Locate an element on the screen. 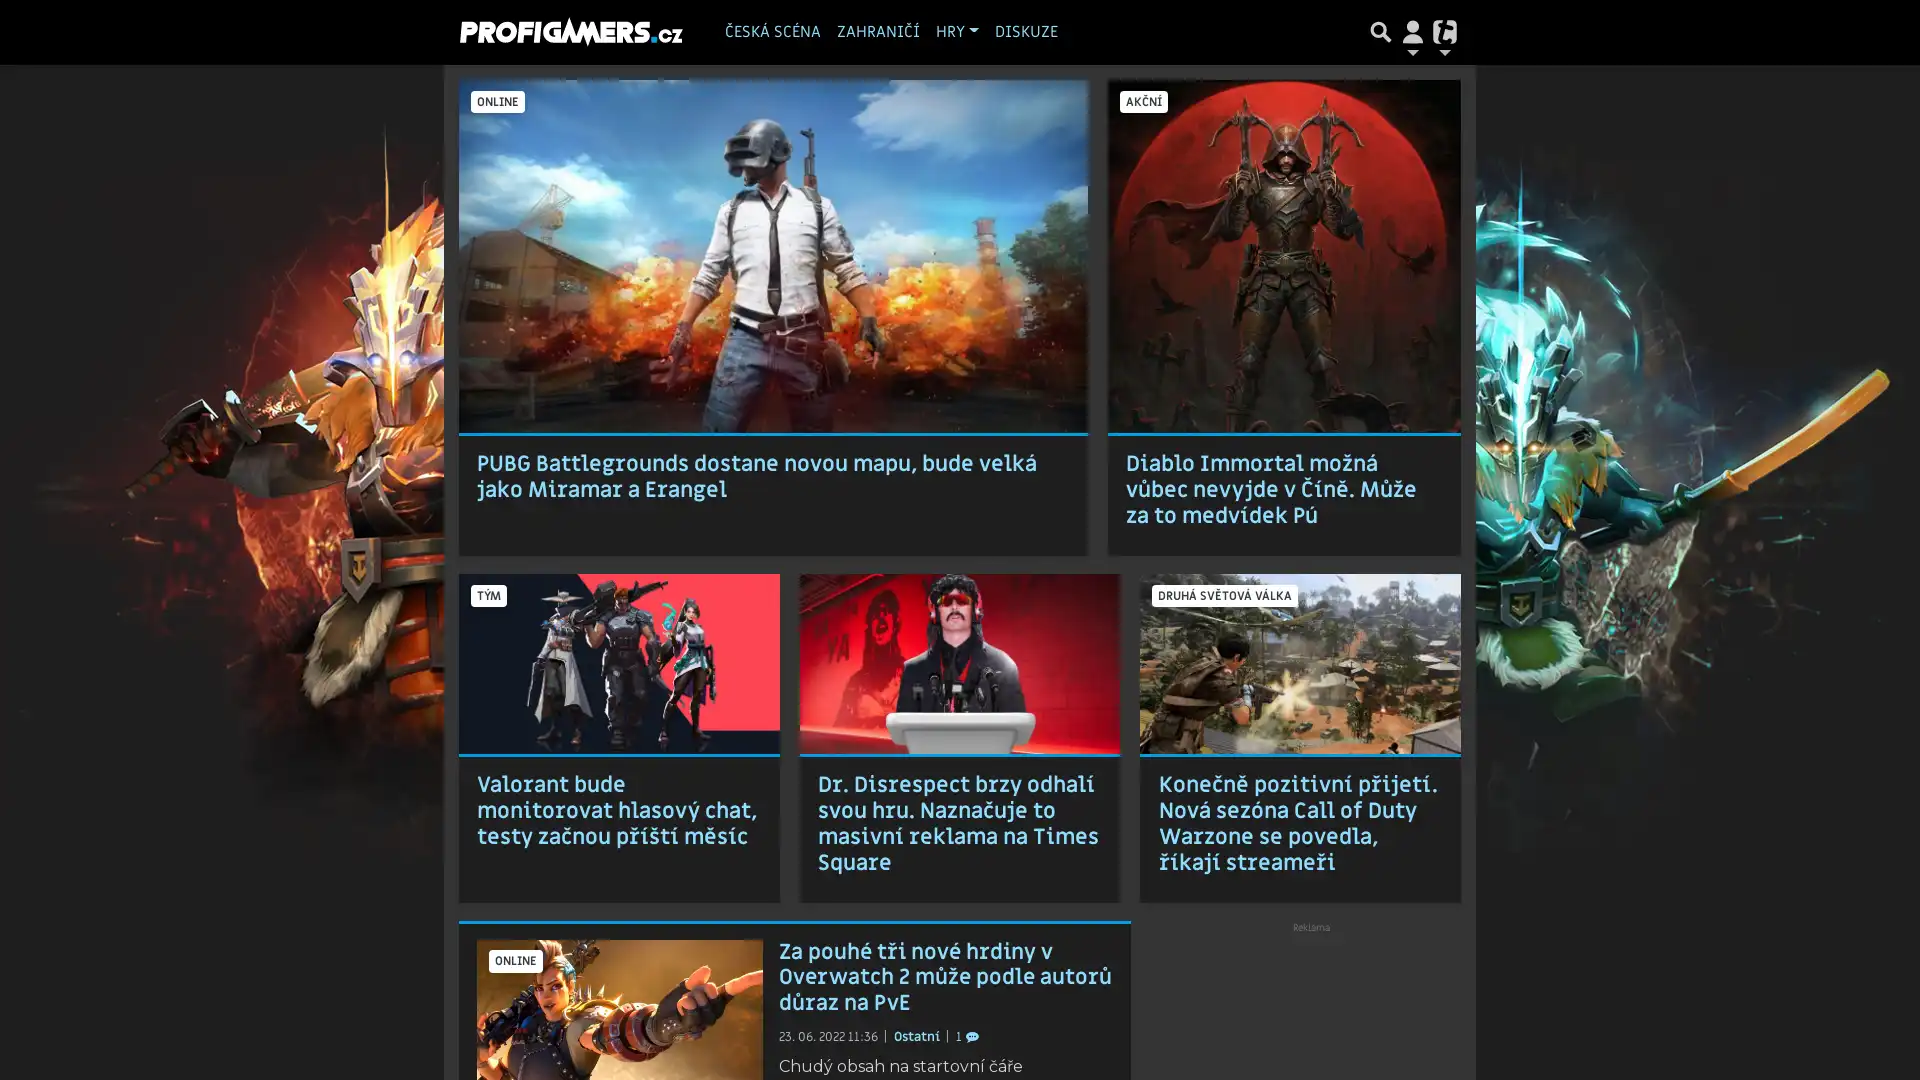  Prepnout navigaci is located at coordinates (1411, 31).